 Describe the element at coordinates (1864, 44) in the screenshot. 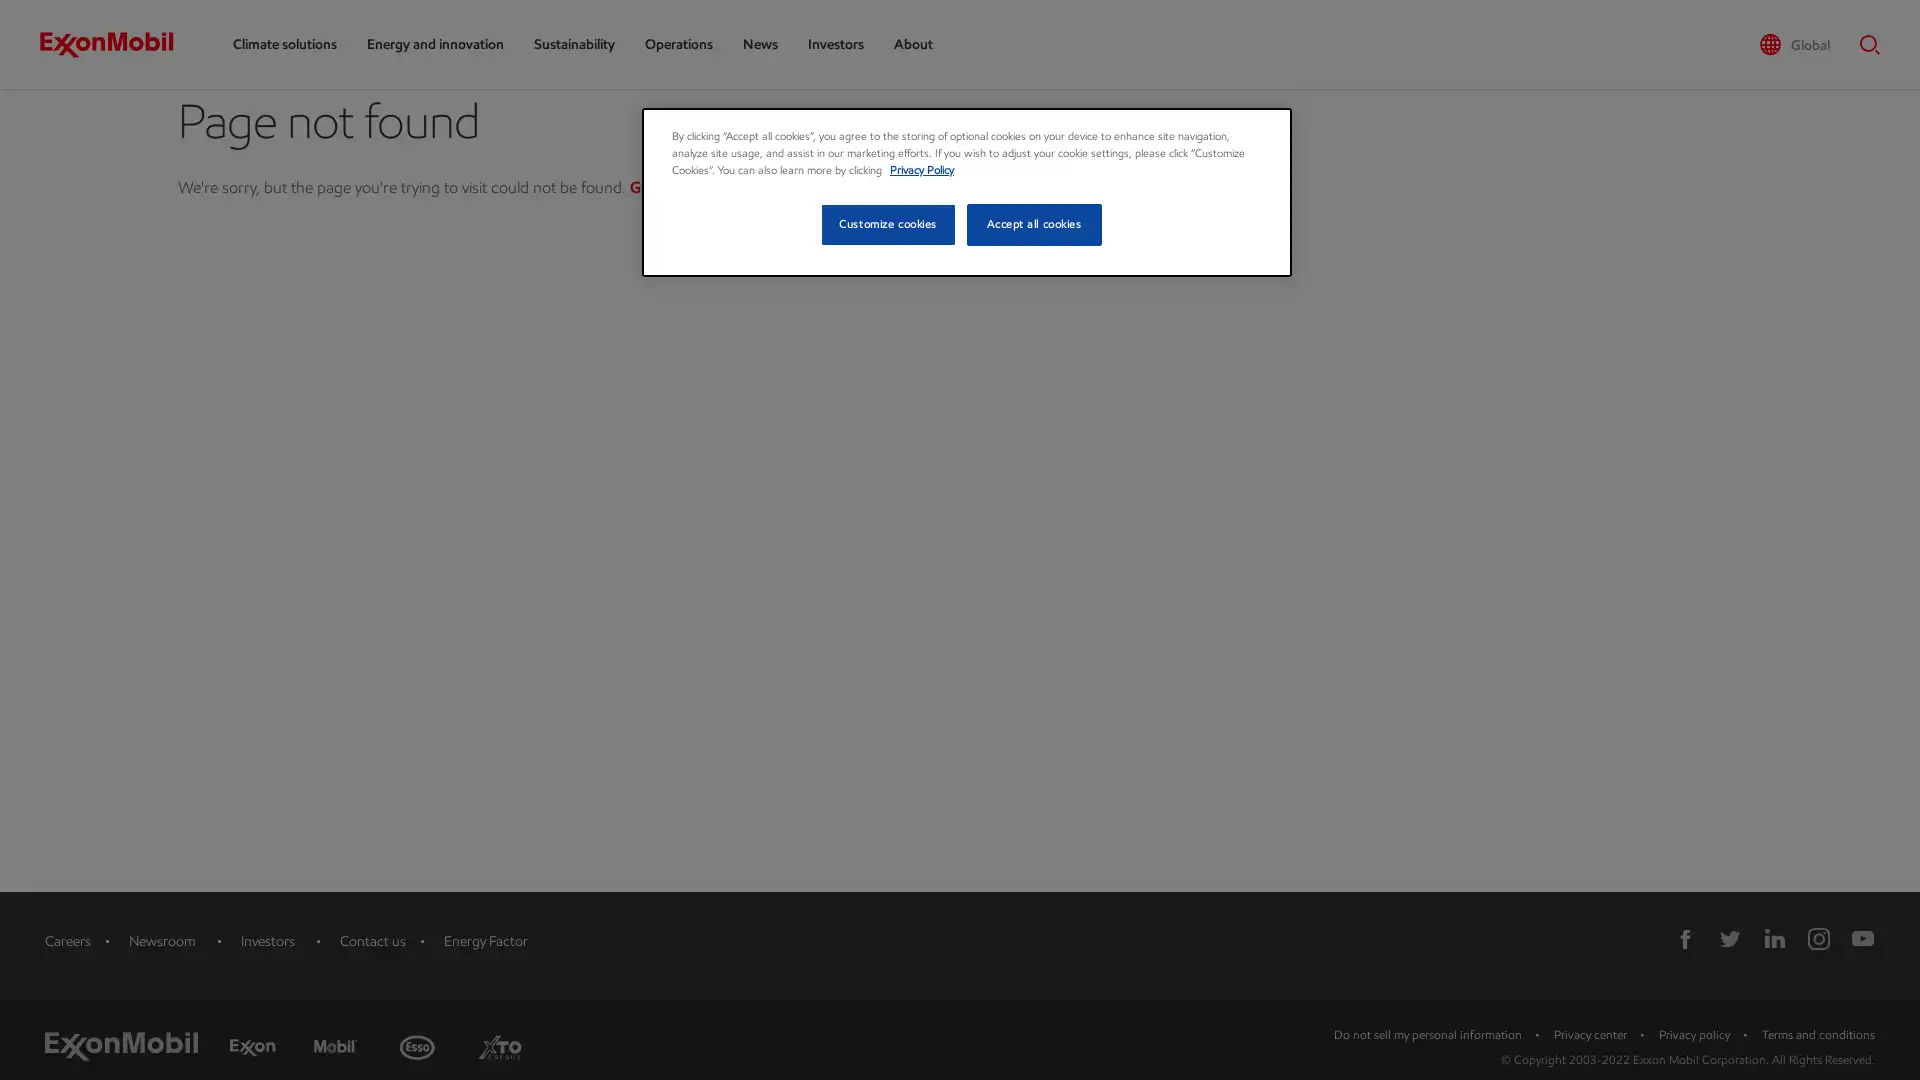

I see `Search` at that location.